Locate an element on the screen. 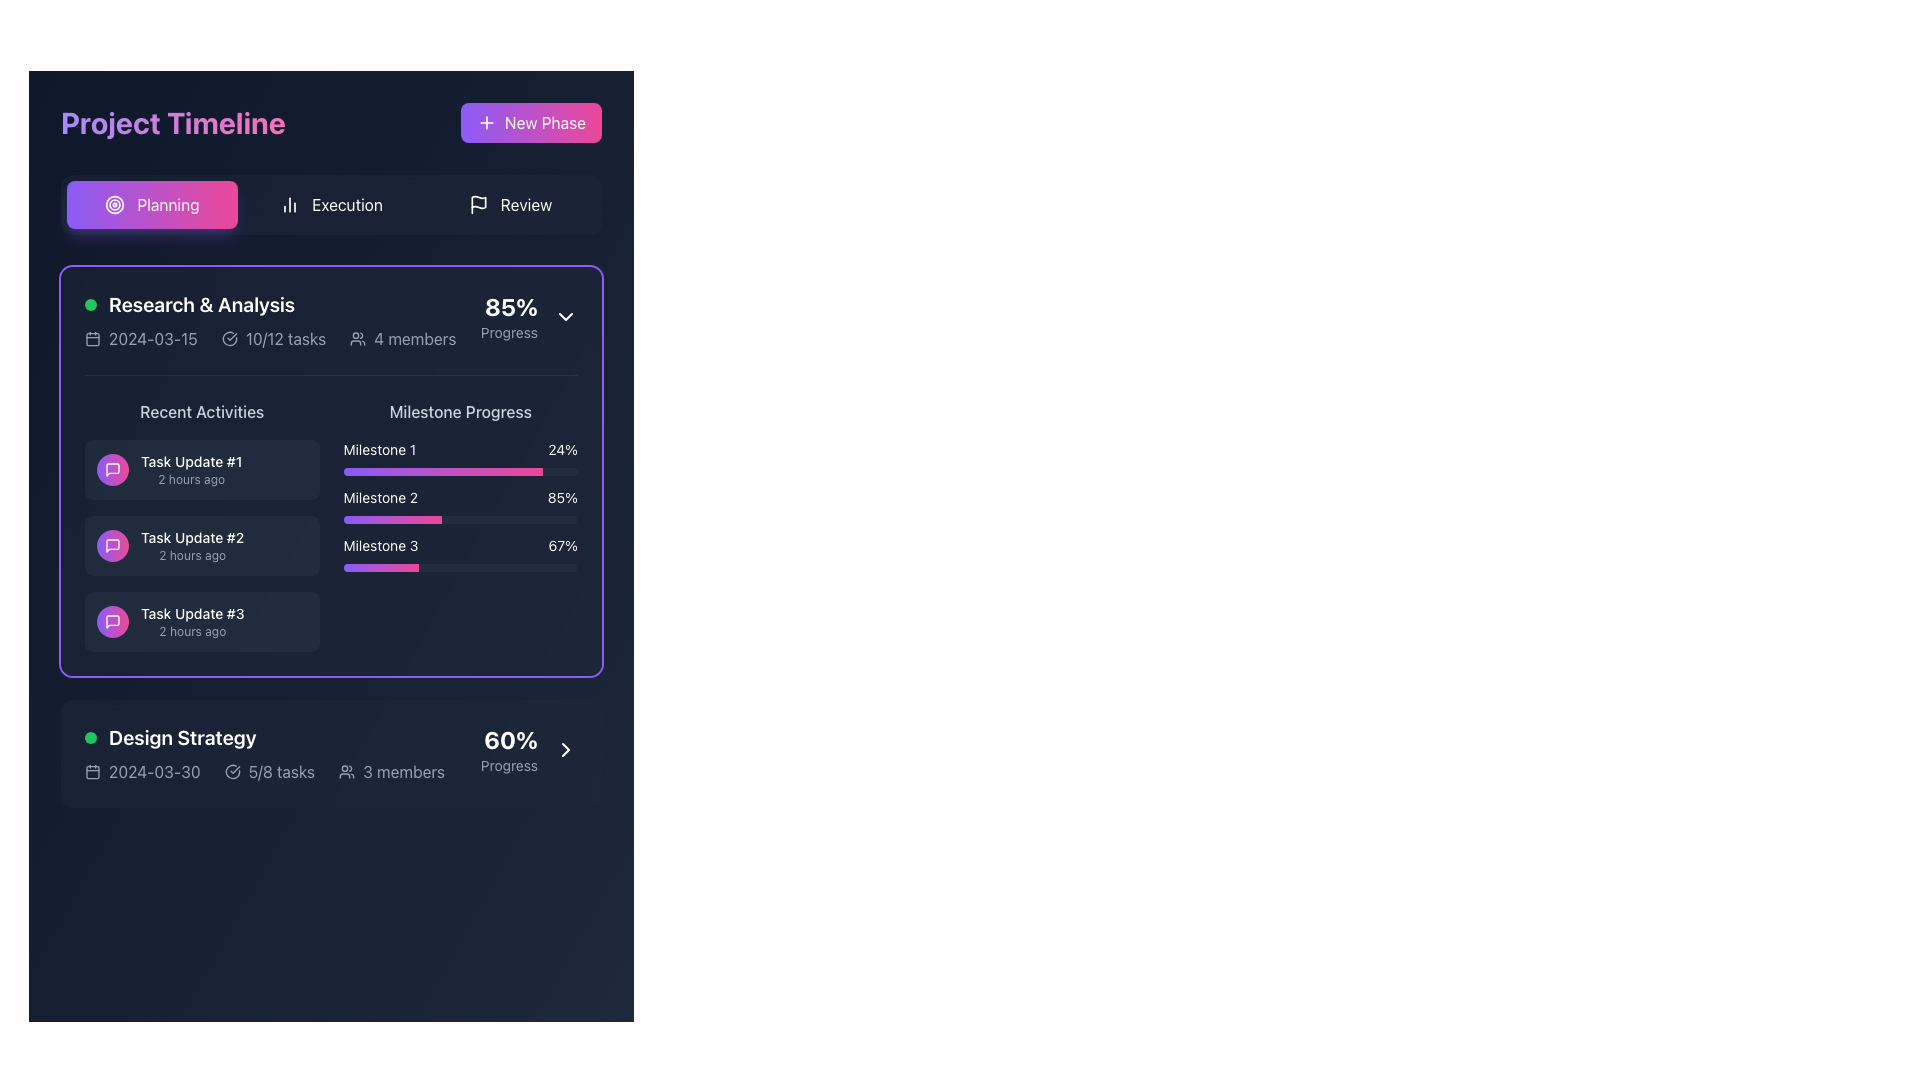  the 'Execution' button, which is the second button in a row of three is located at coordinates (331, 204).